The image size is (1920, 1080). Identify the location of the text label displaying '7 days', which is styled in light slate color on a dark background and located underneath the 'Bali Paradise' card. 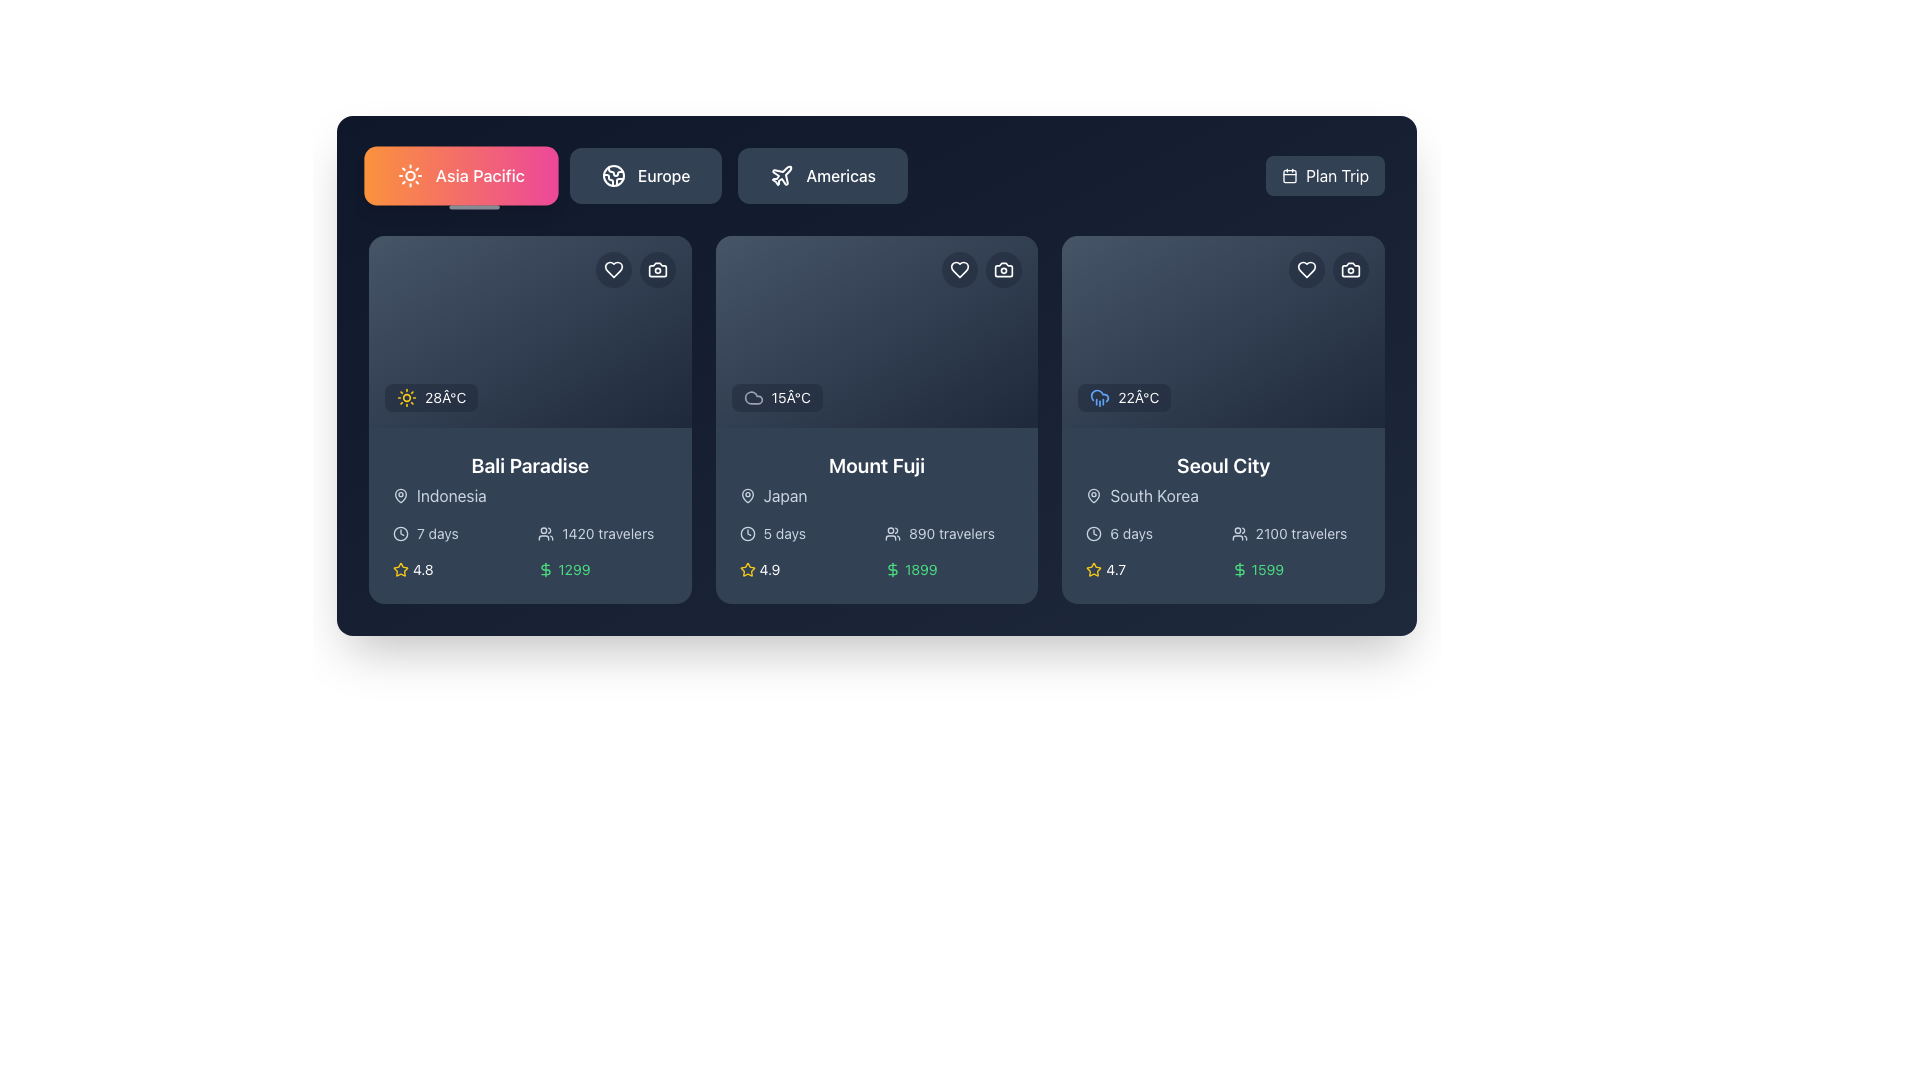
(436, 532).